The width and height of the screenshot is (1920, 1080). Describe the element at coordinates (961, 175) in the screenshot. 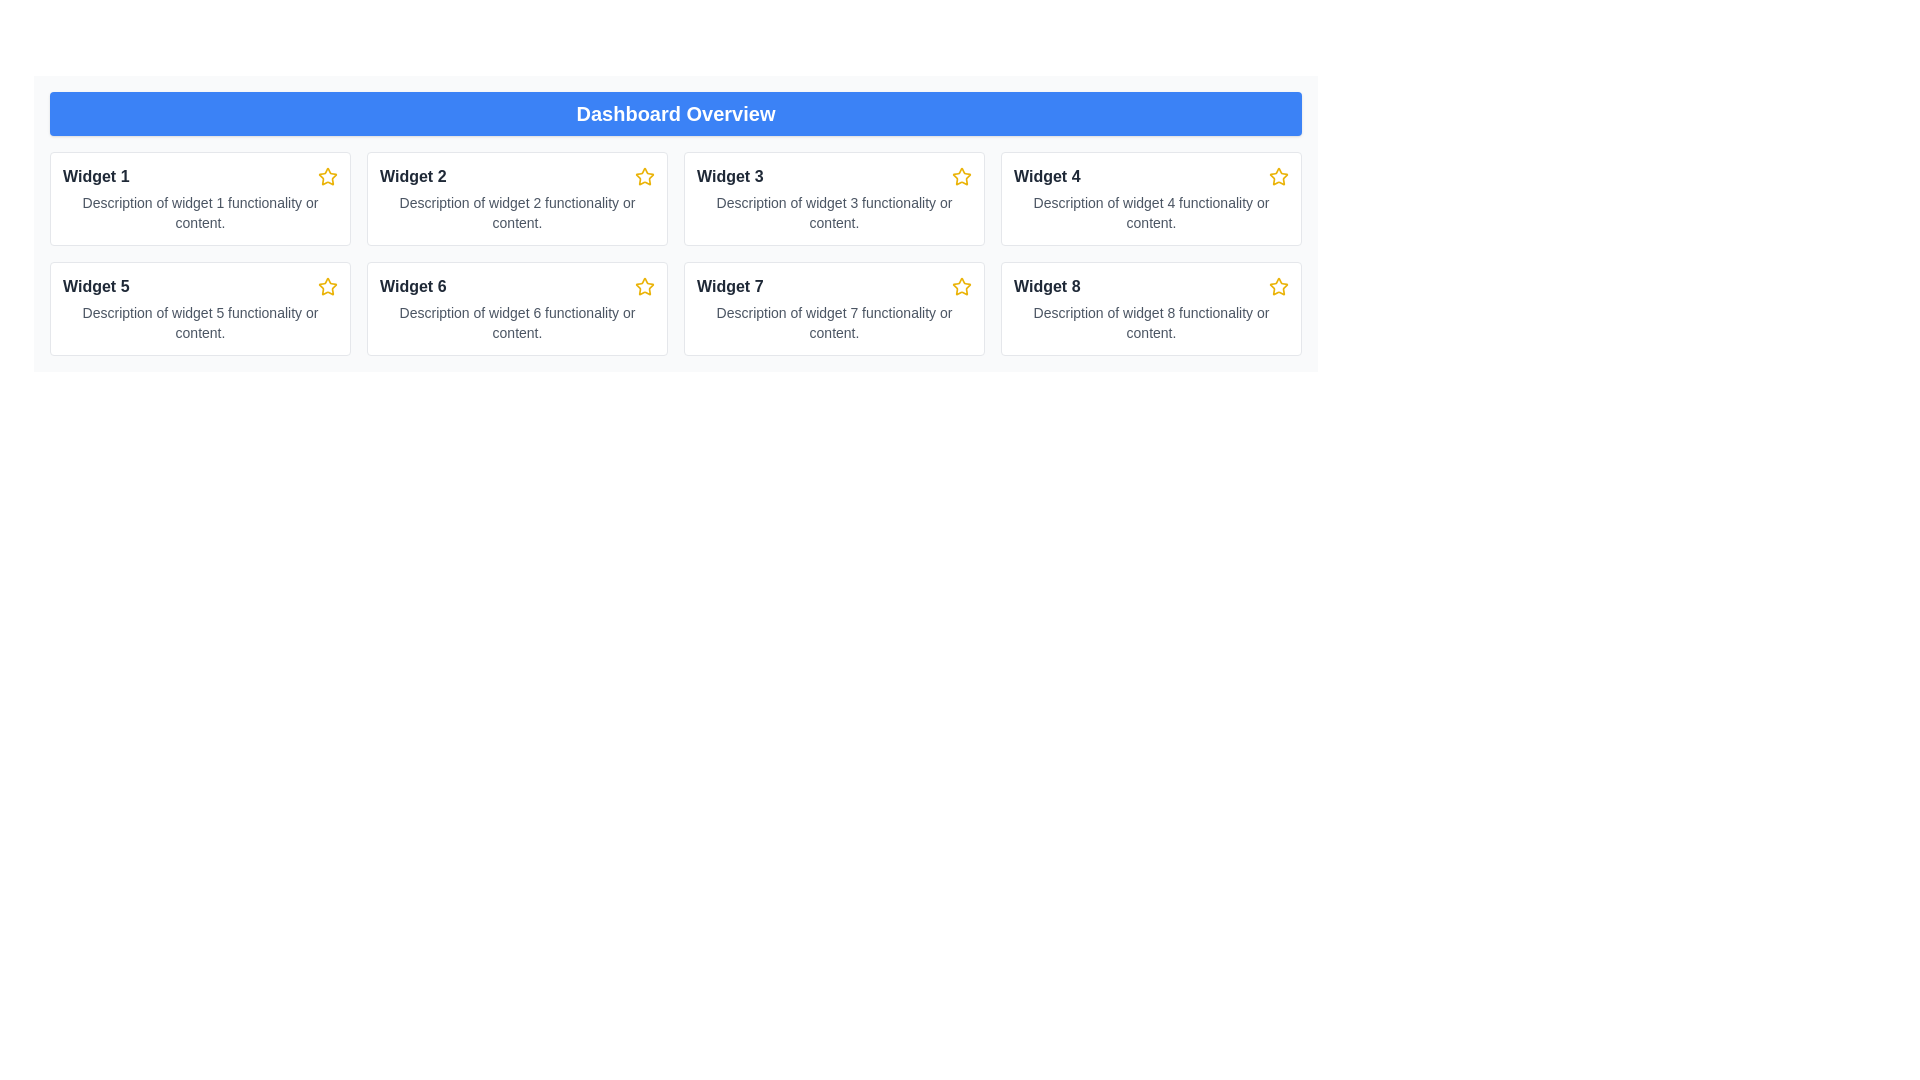

I see `the star-shaped icon with a yellow outline located in the top-right corner of the card labeled 'Widget 3' to mark or unmark it as a favorite` at that location.